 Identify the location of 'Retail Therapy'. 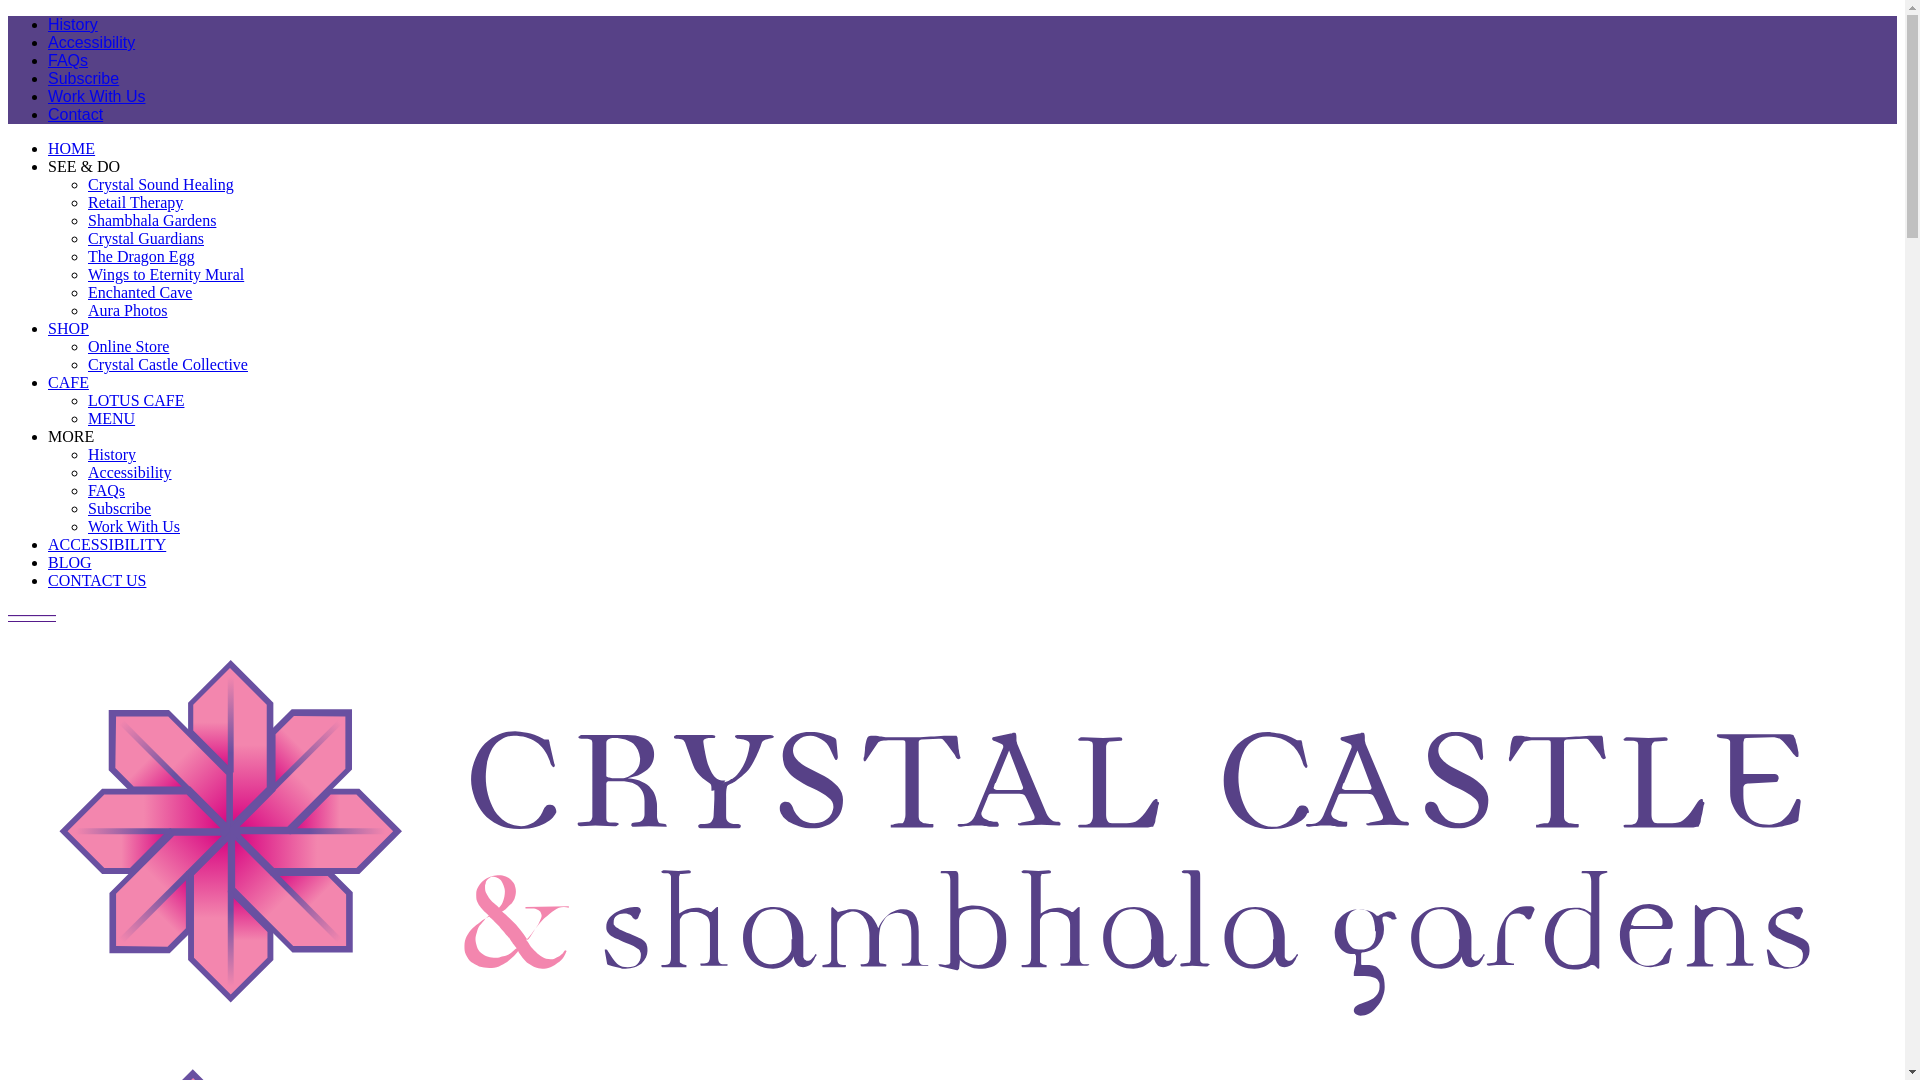
(134, 202).